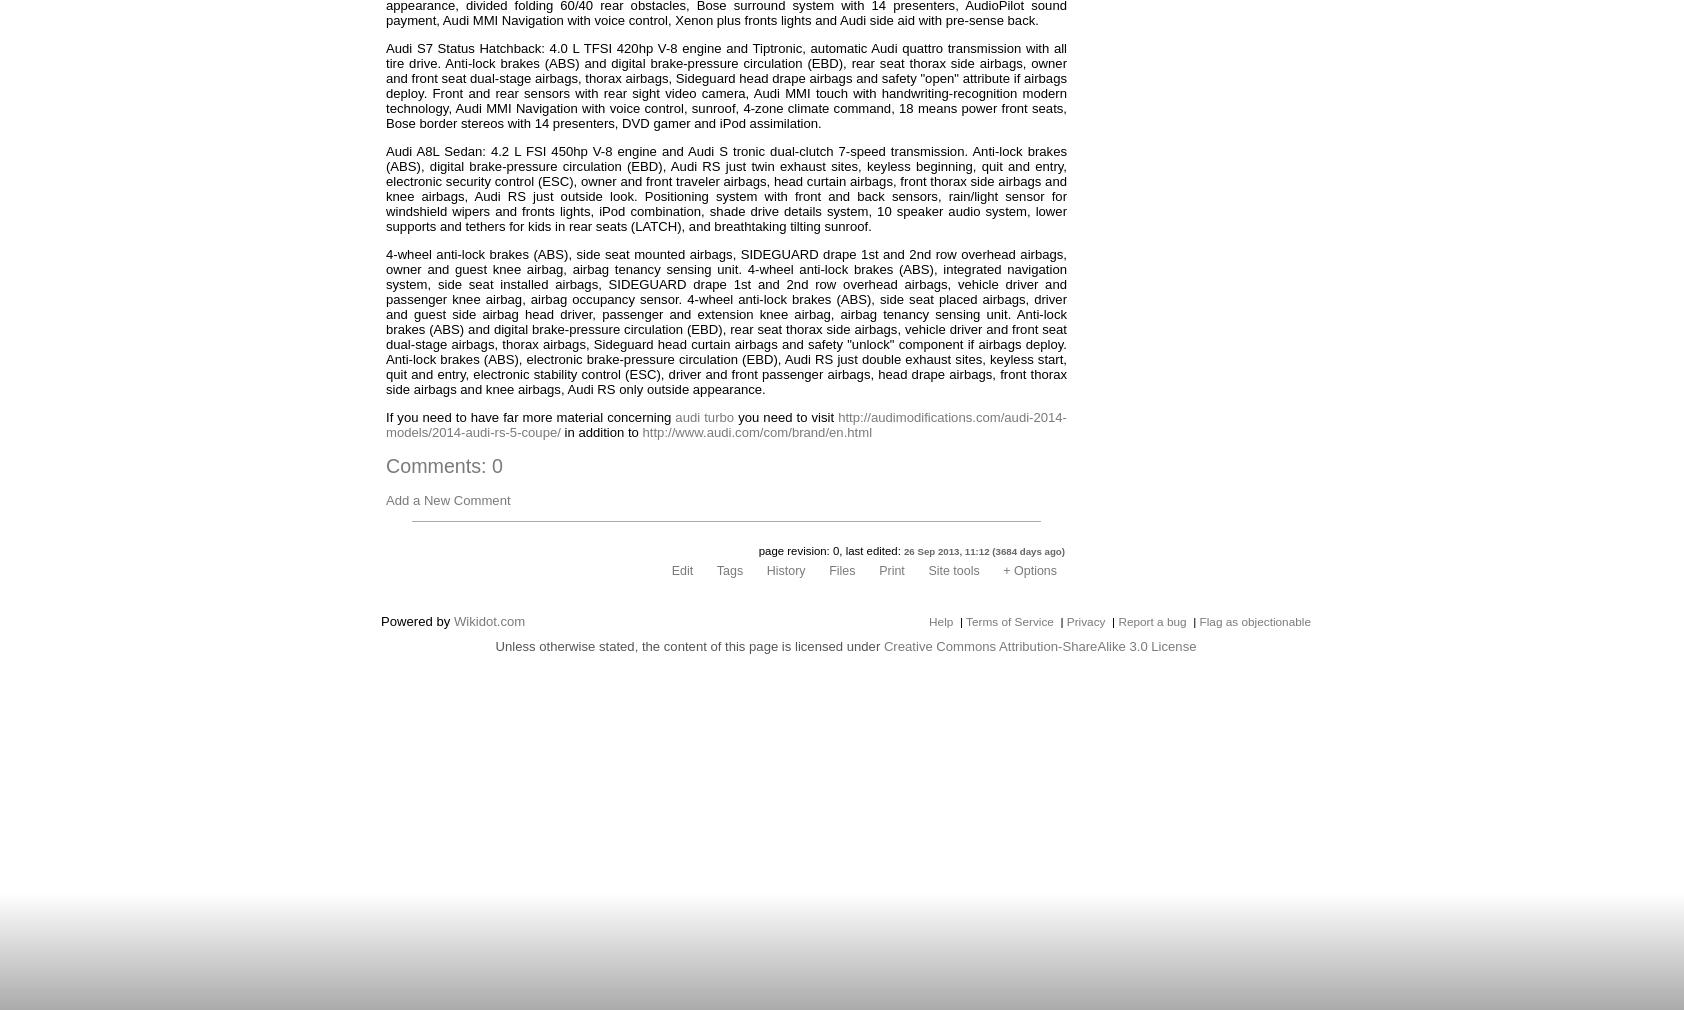 Image resolution: width=1684 pixels, height=1010 pixels. What do you see at coordinates (756, 432) in the screenshot?
I see `'http://www.audi.com/com/brand/en.html'` at bounding box center [756, 432].